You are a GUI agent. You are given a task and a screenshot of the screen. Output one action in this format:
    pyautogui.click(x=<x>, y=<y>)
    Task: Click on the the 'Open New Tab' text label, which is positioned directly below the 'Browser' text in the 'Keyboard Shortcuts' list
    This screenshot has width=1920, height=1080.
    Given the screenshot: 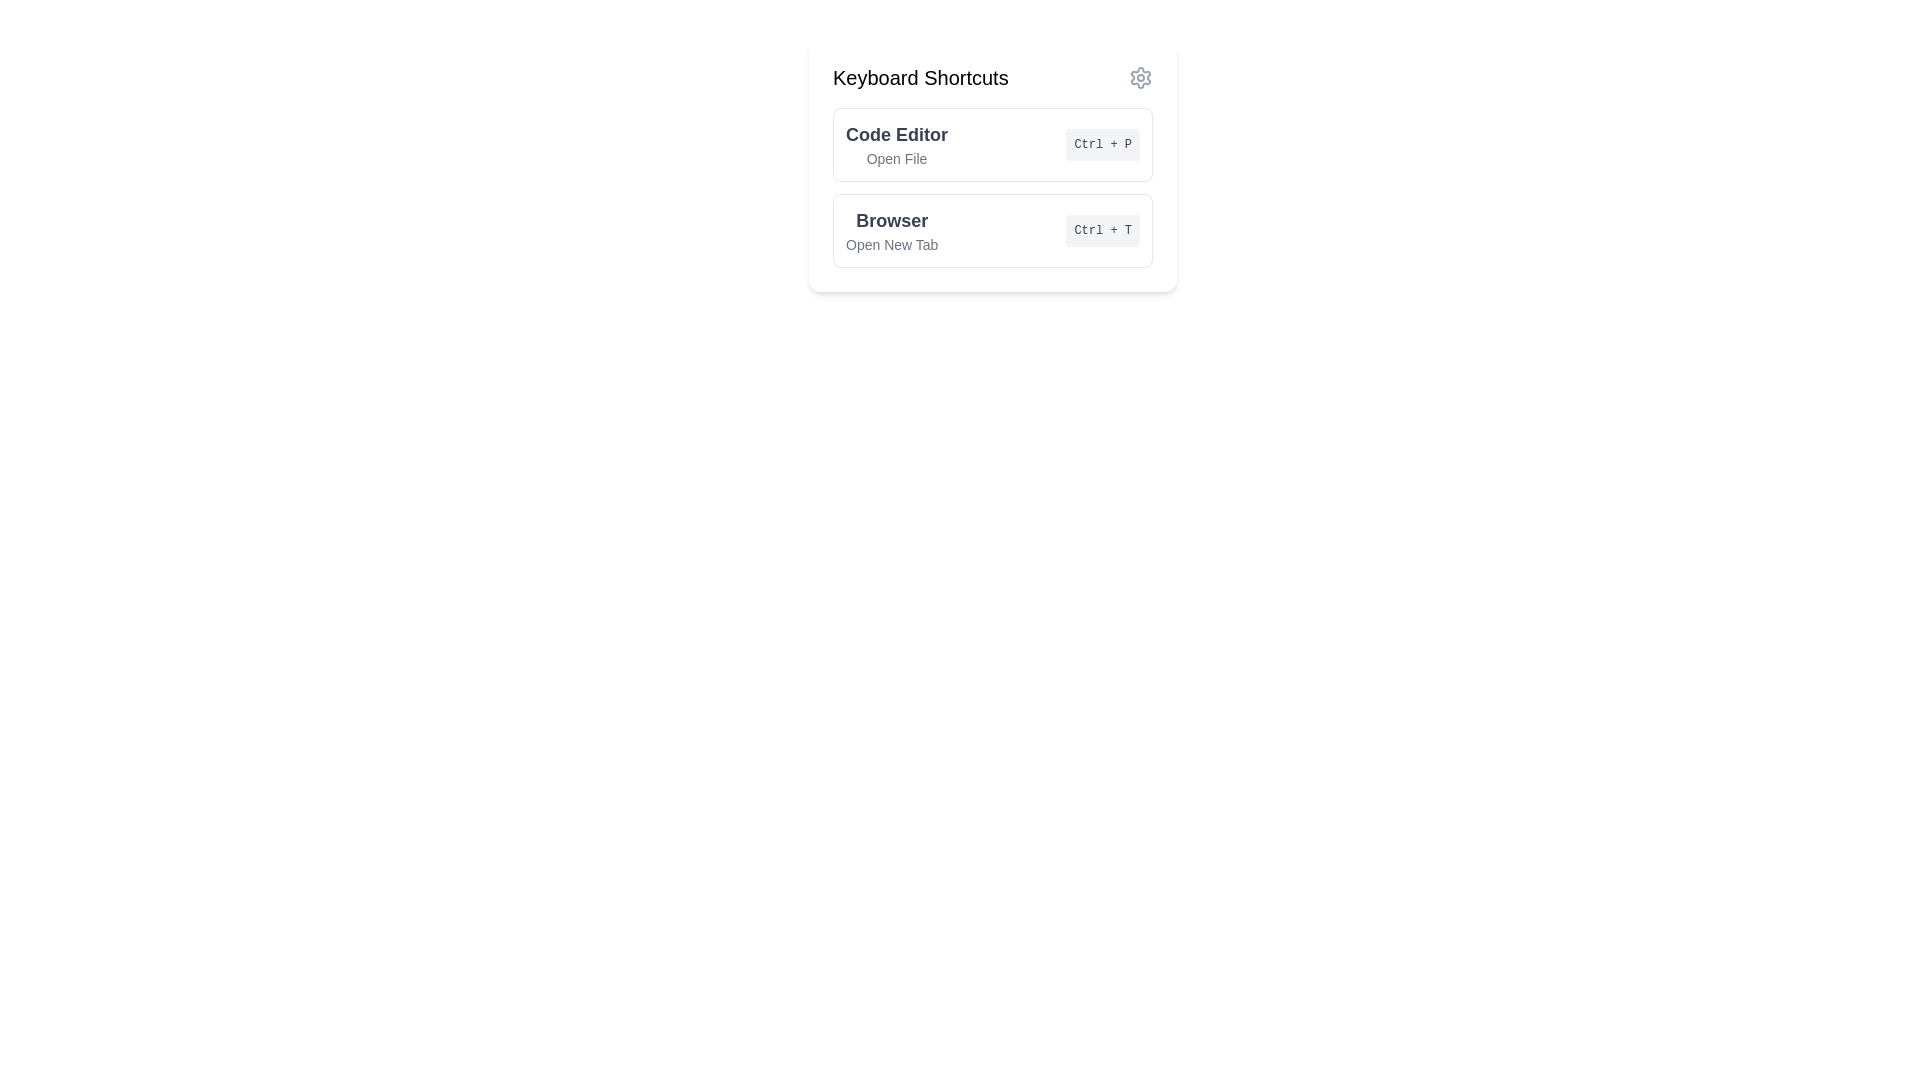 What is the action you would take?
    pyautogui.click(x=891, y=244)
    